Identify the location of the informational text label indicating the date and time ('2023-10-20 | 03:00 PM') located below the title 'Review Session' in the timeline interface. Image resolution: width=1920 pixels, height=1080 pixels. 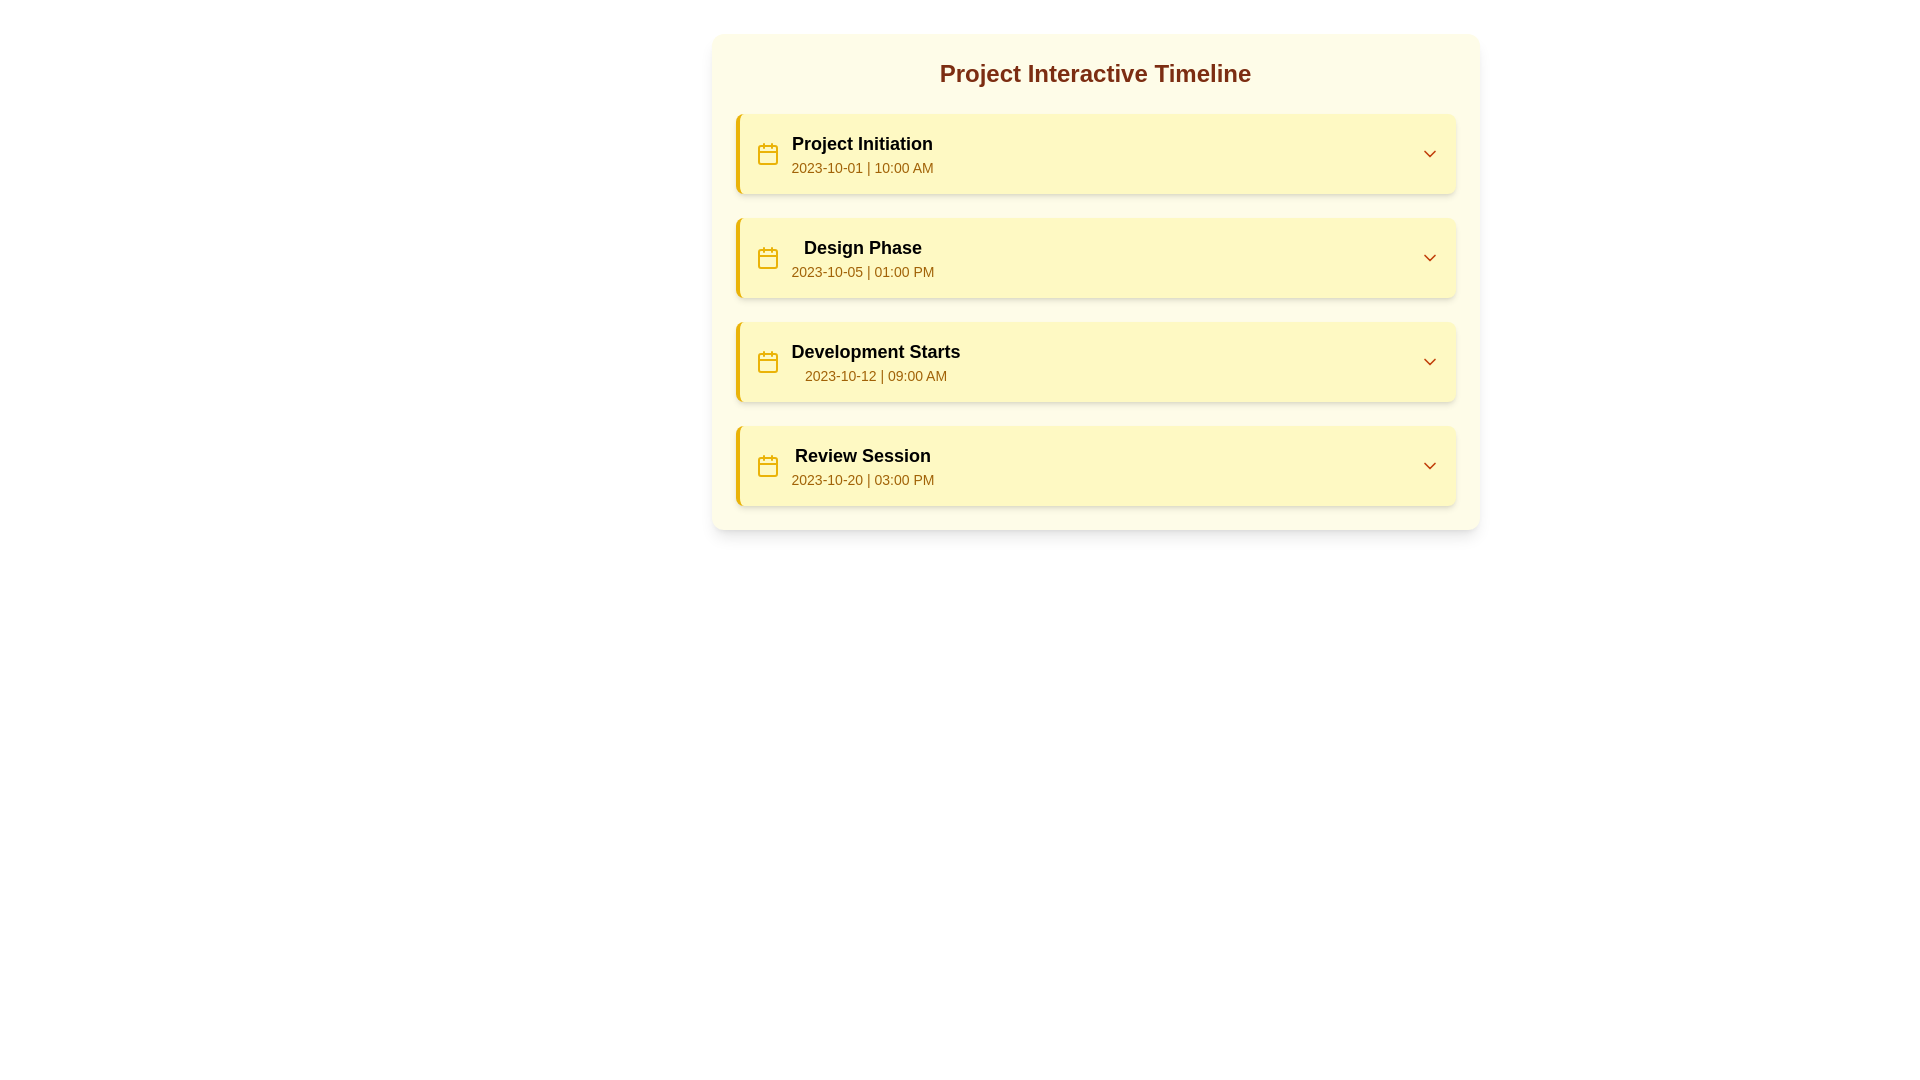
(863, 479).